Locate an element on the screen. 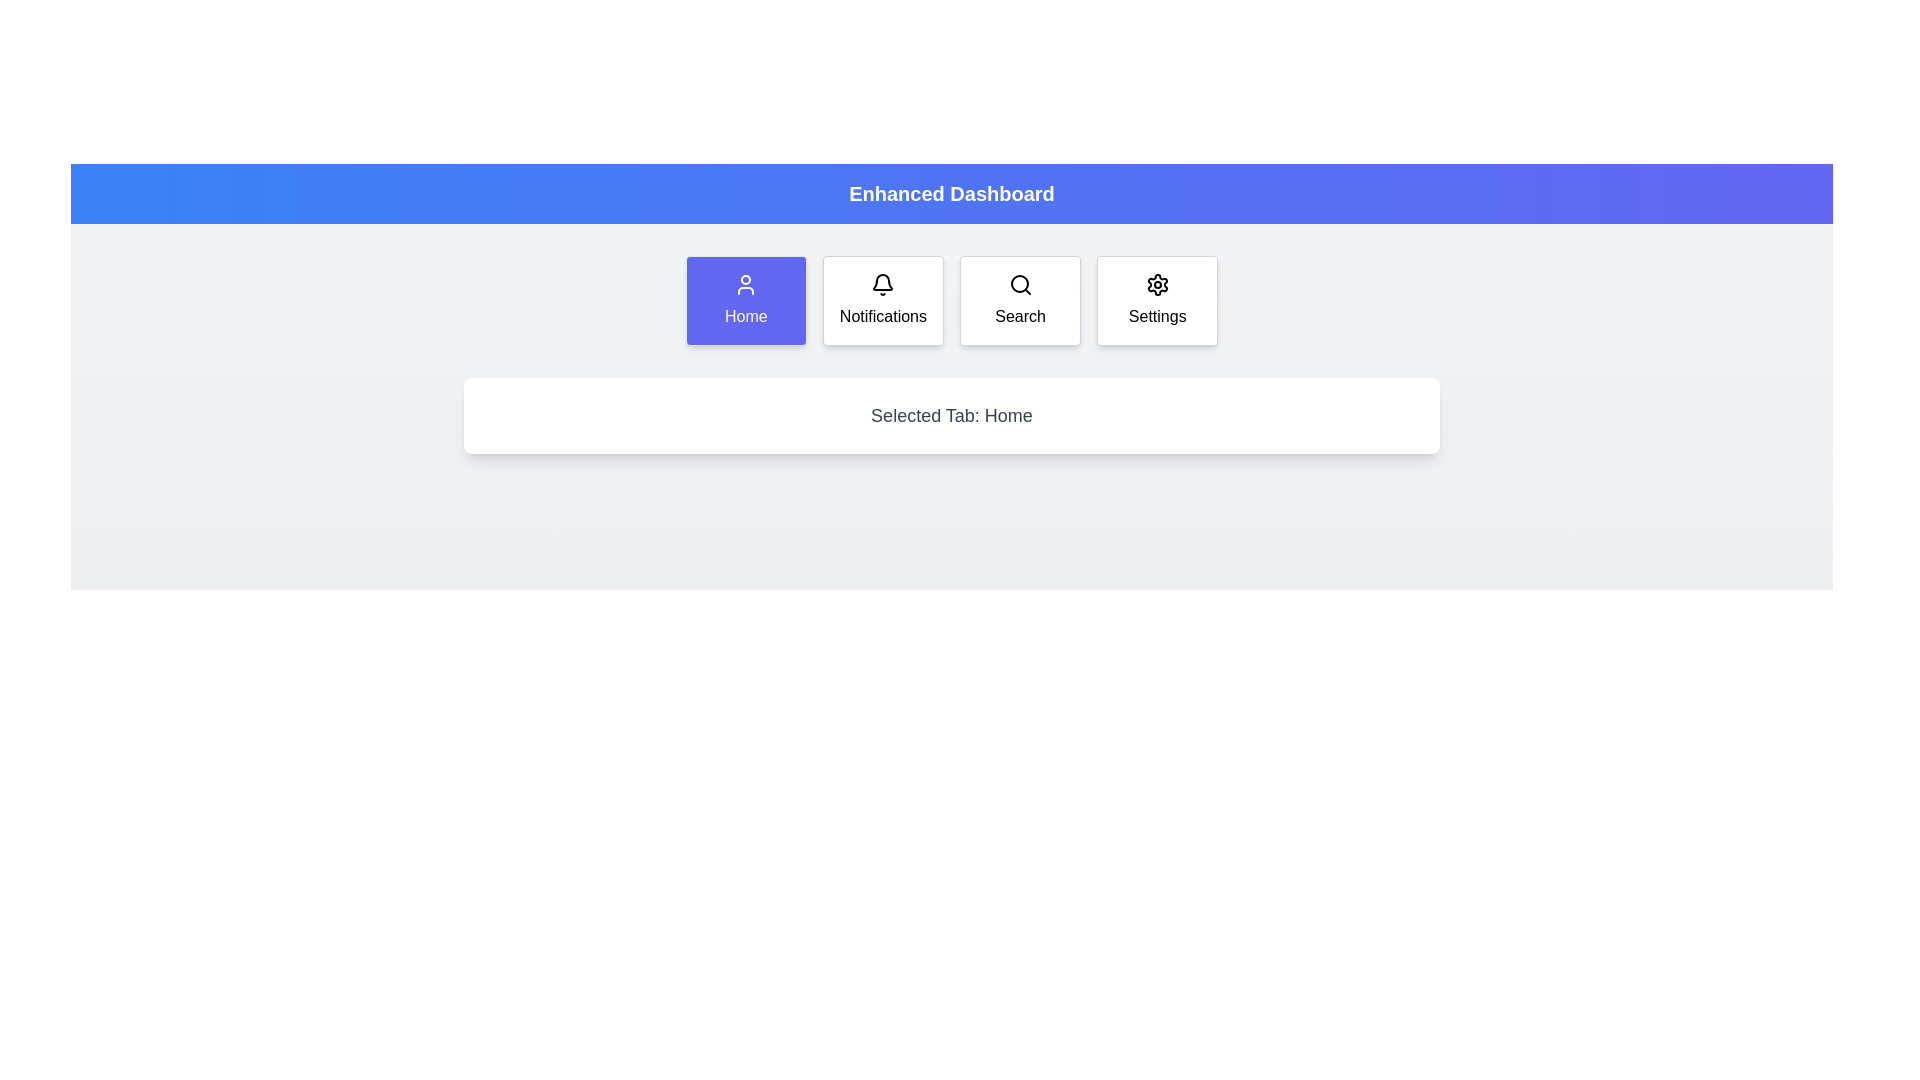  the first navigation button under the 'Enhanced Dashboard' header to redirect to the Home section of the application is located at coordinates (745, 300).